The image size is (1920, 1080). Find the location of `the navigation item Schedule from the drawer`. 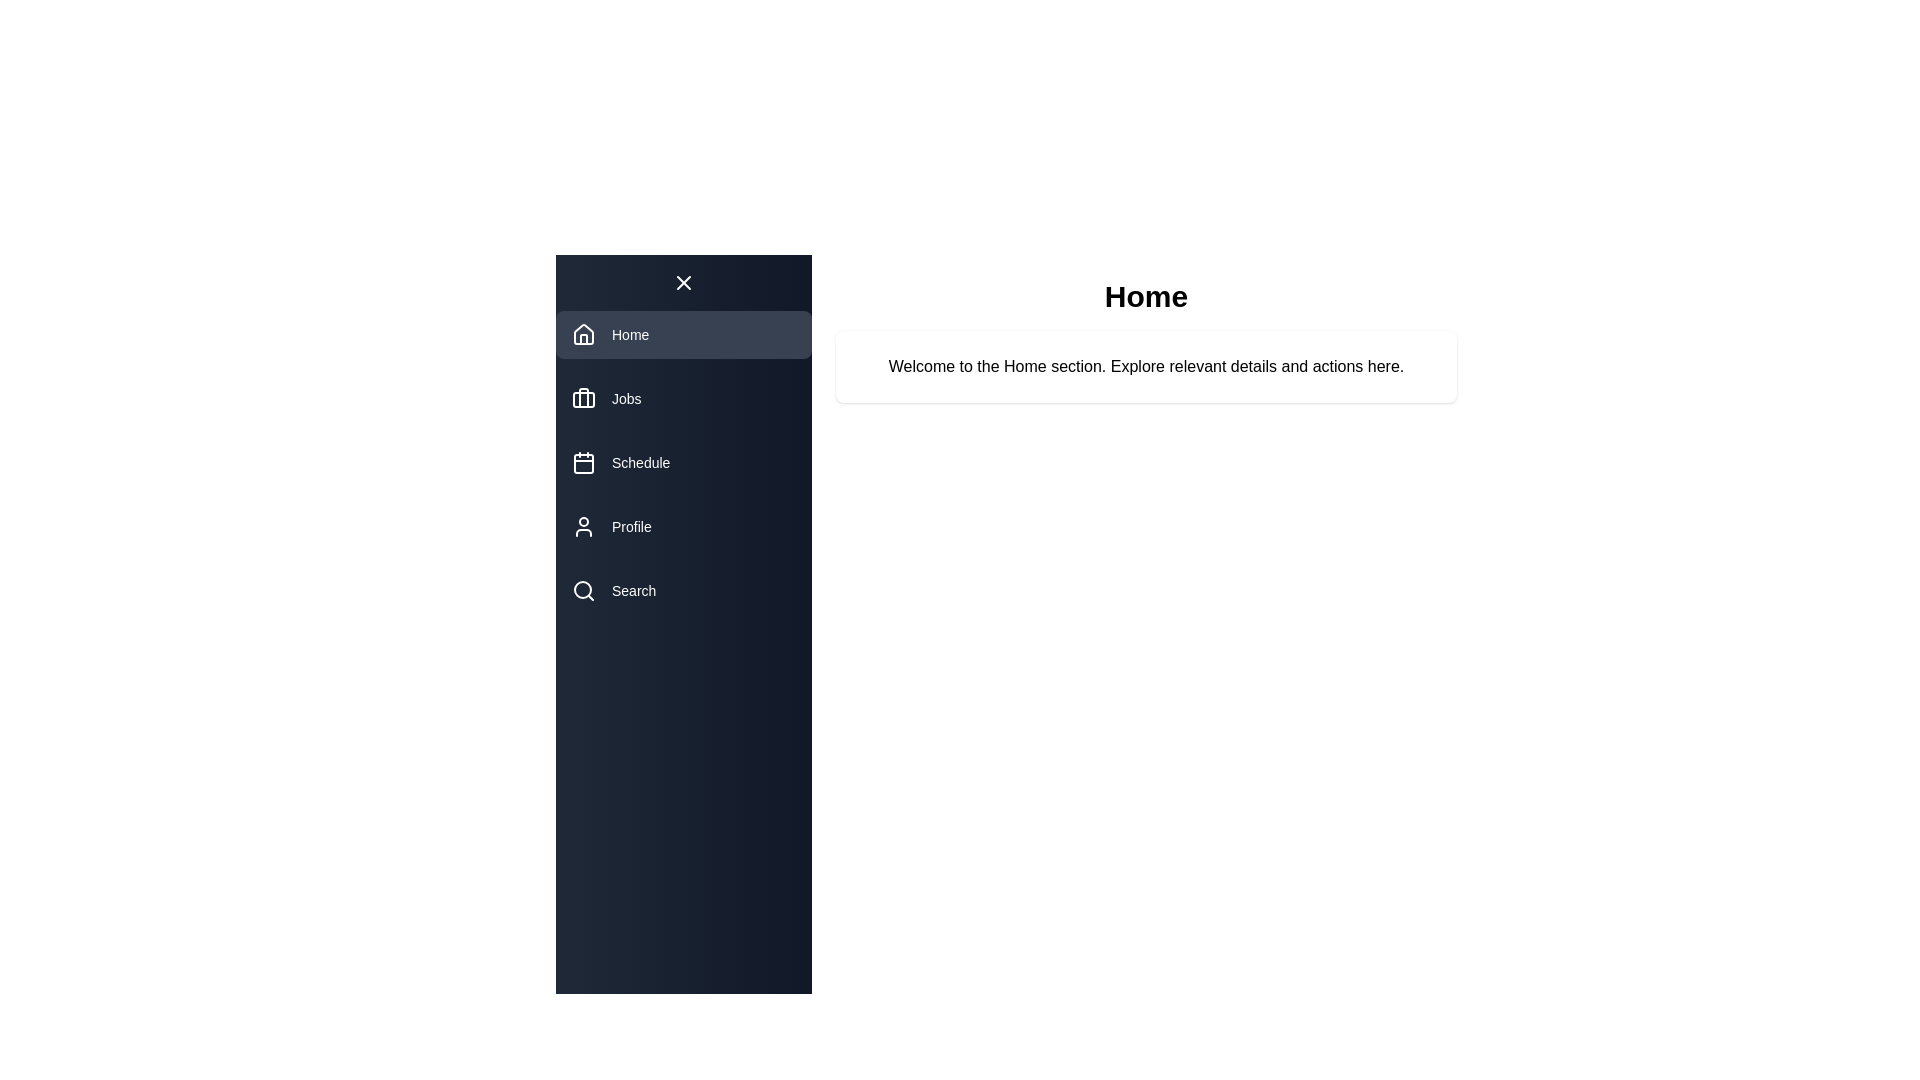

the navigation item Schedule from the drawer is located at coordinates (684, 462).